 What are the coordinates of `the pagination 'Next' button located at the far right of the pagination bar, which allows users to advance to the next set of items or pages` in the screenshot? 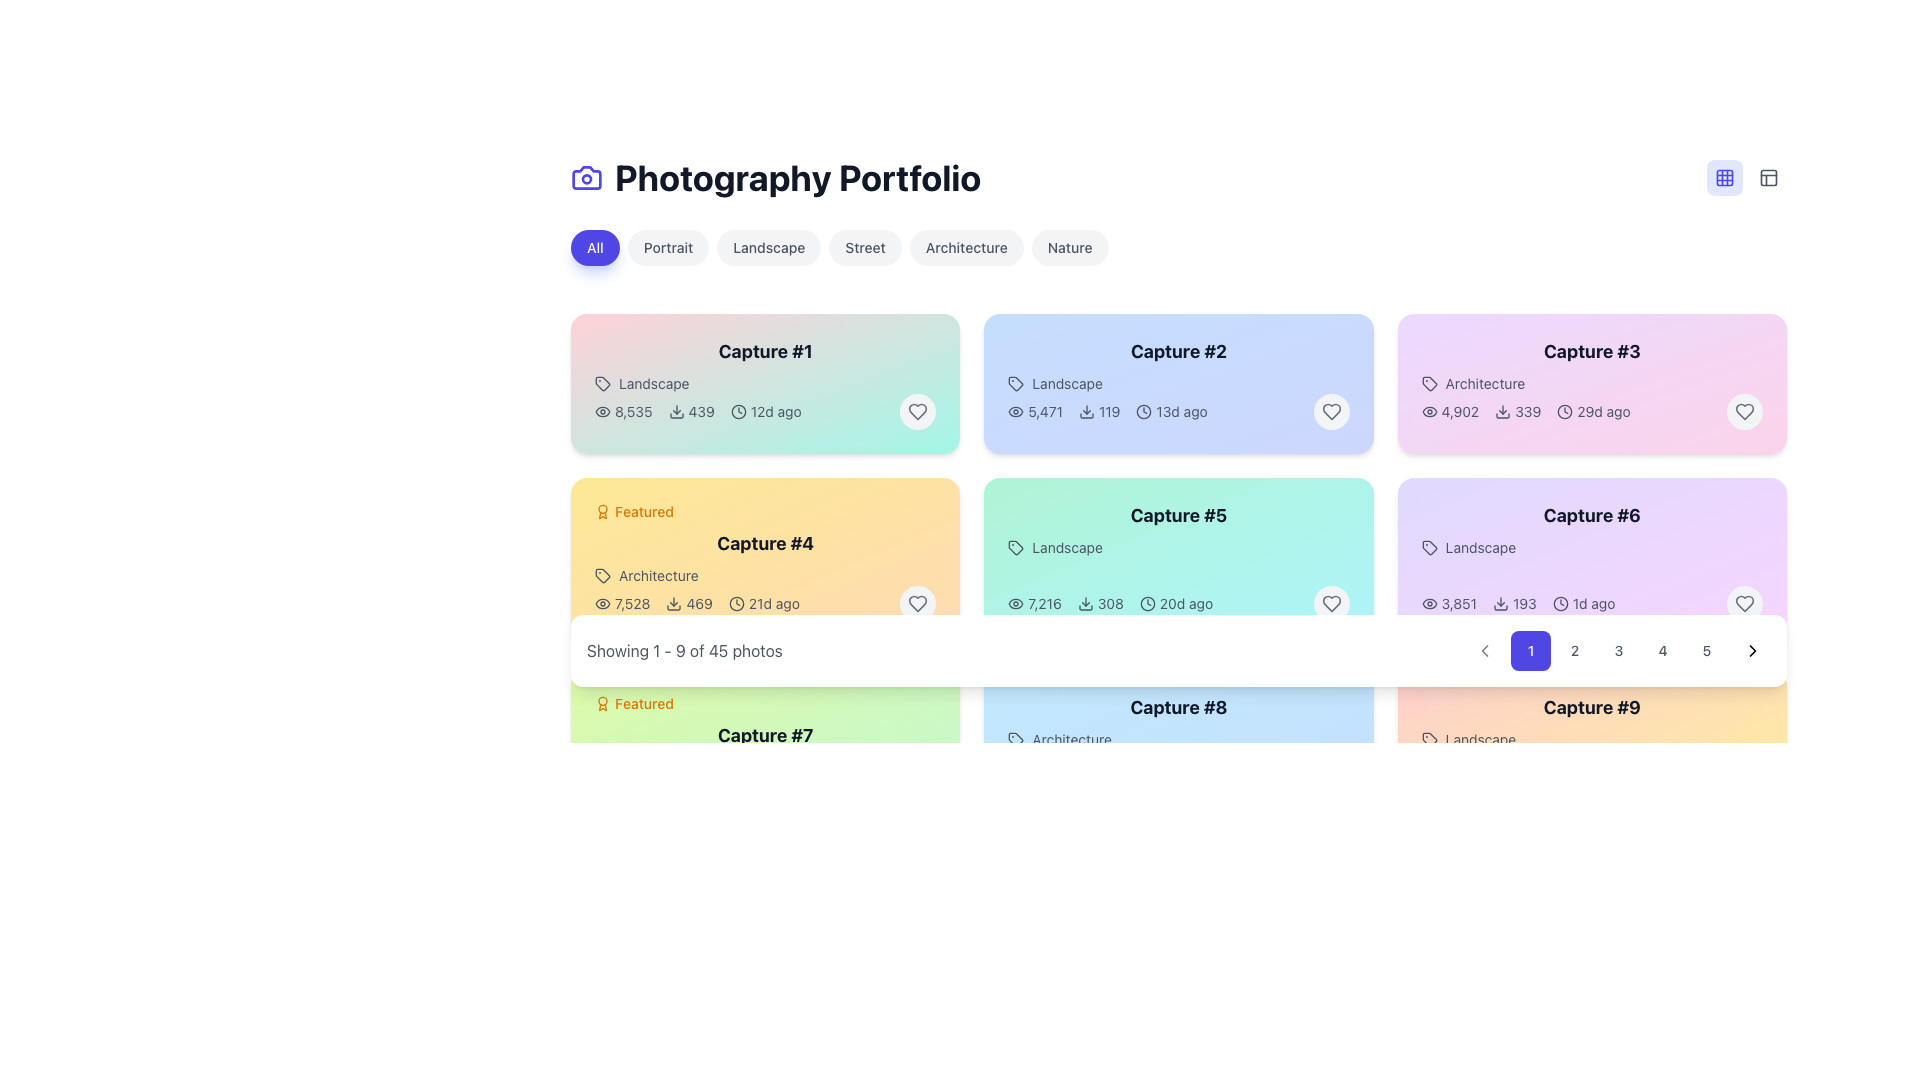 It's located at (1751, 651).